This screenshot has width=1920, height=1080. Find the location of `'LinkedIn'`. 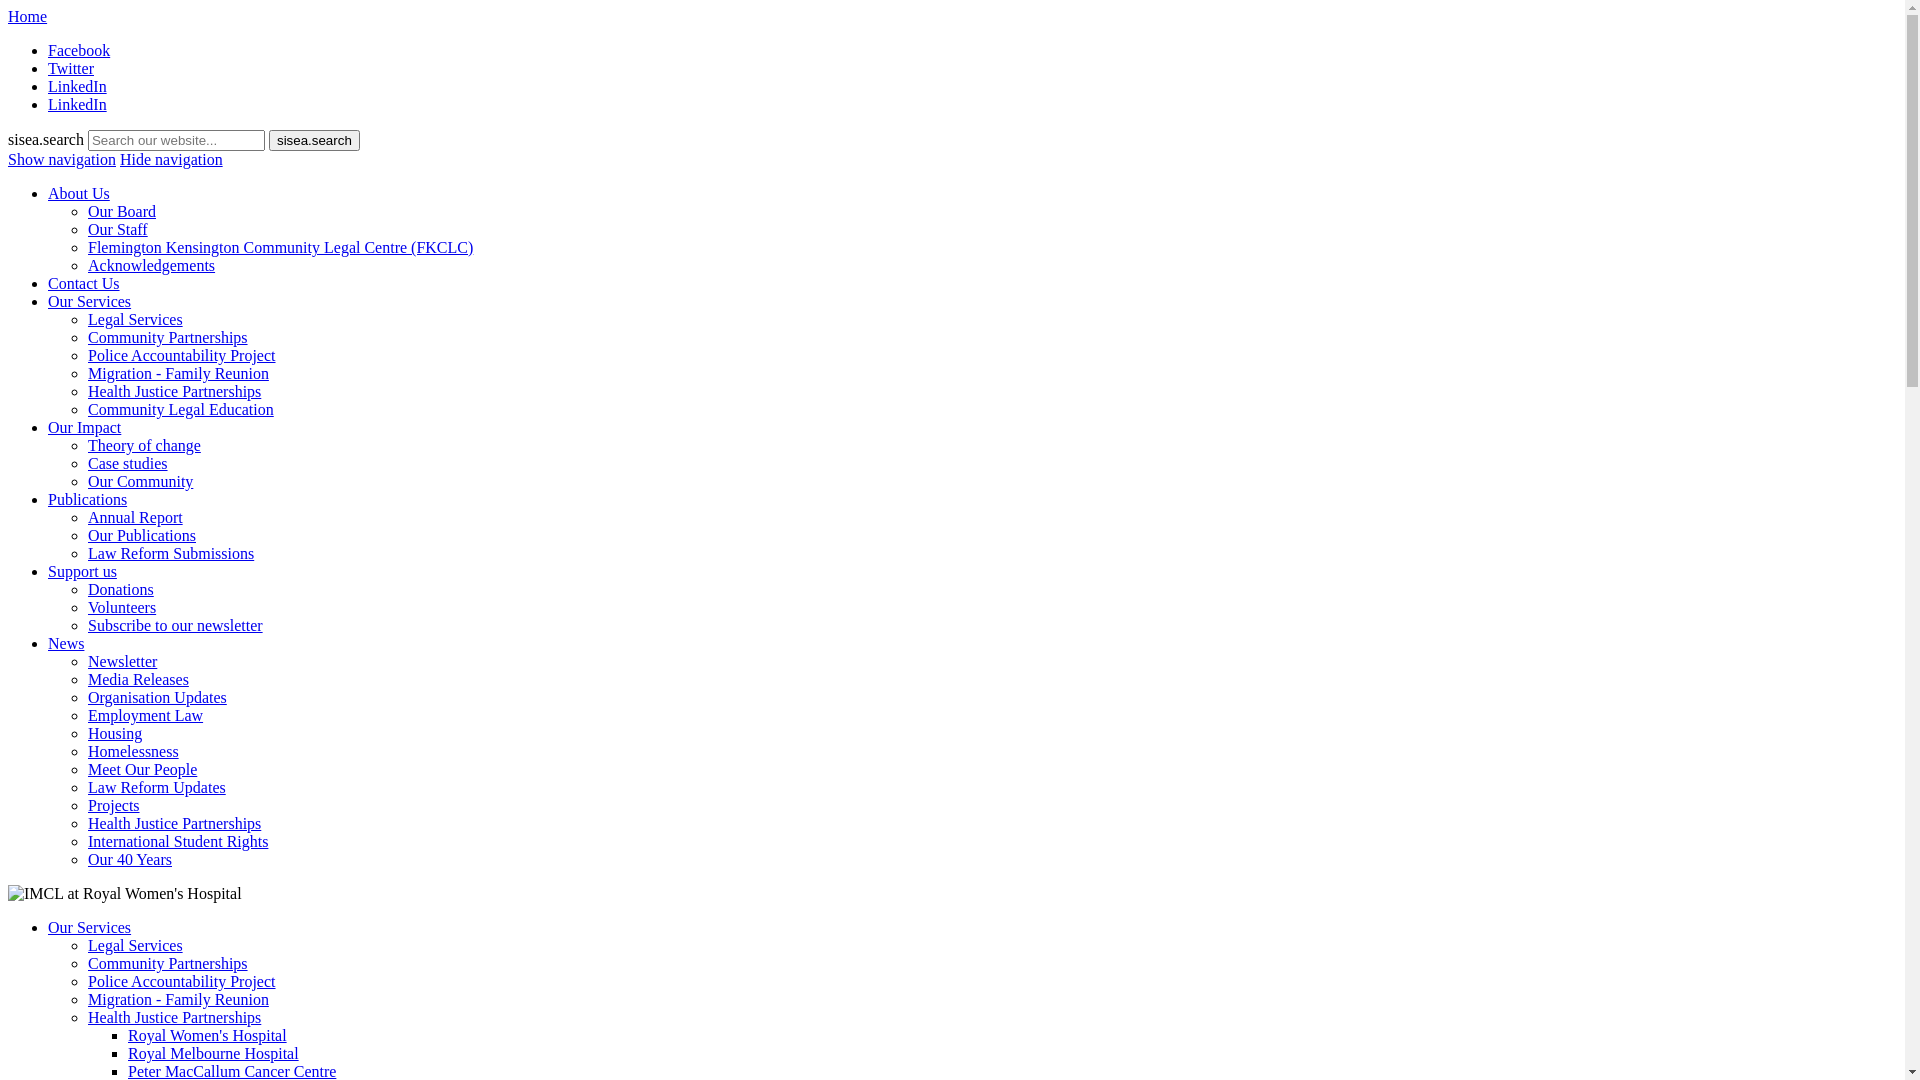

'LinkedIn' is located at coordinates (48, 85).